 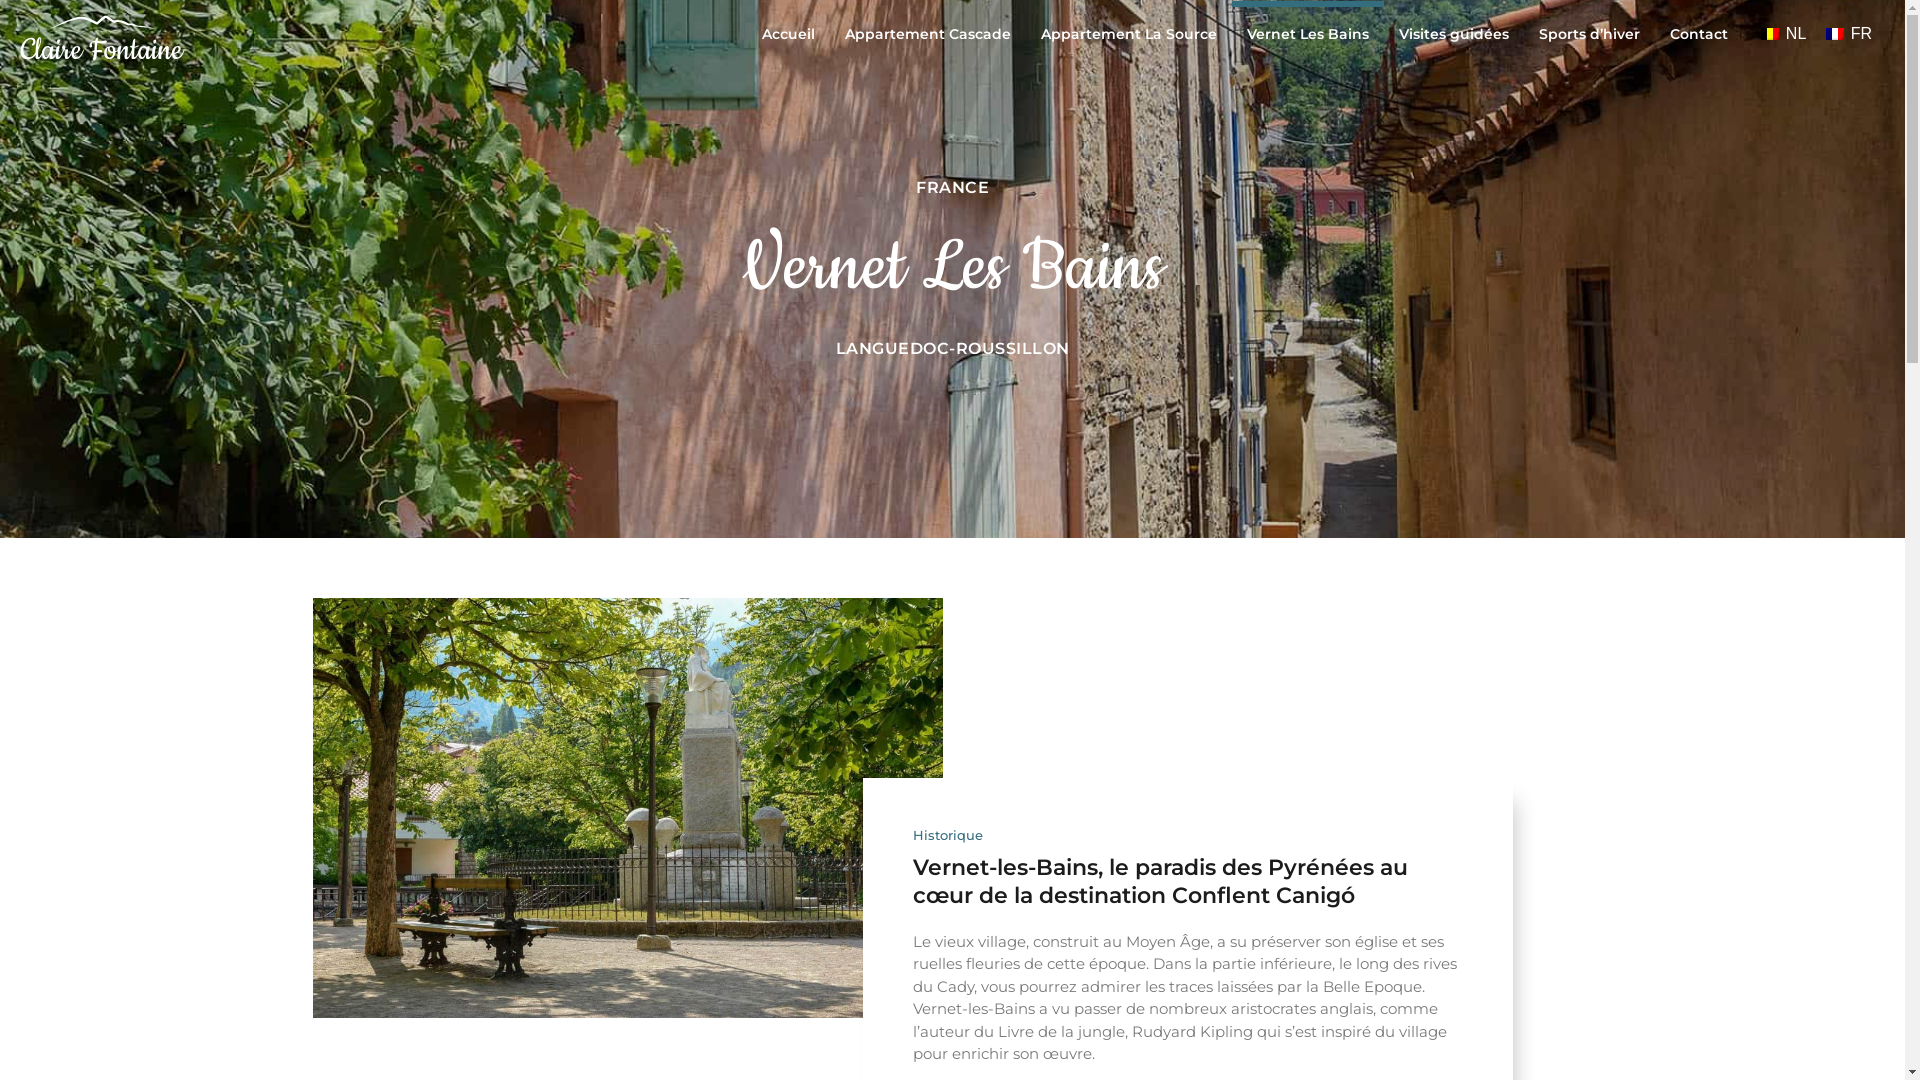 What do you see at coordinates (1128, 34) in the screenshot?
I see `'Appartement La Source'` at bounding box center [1128, 34].